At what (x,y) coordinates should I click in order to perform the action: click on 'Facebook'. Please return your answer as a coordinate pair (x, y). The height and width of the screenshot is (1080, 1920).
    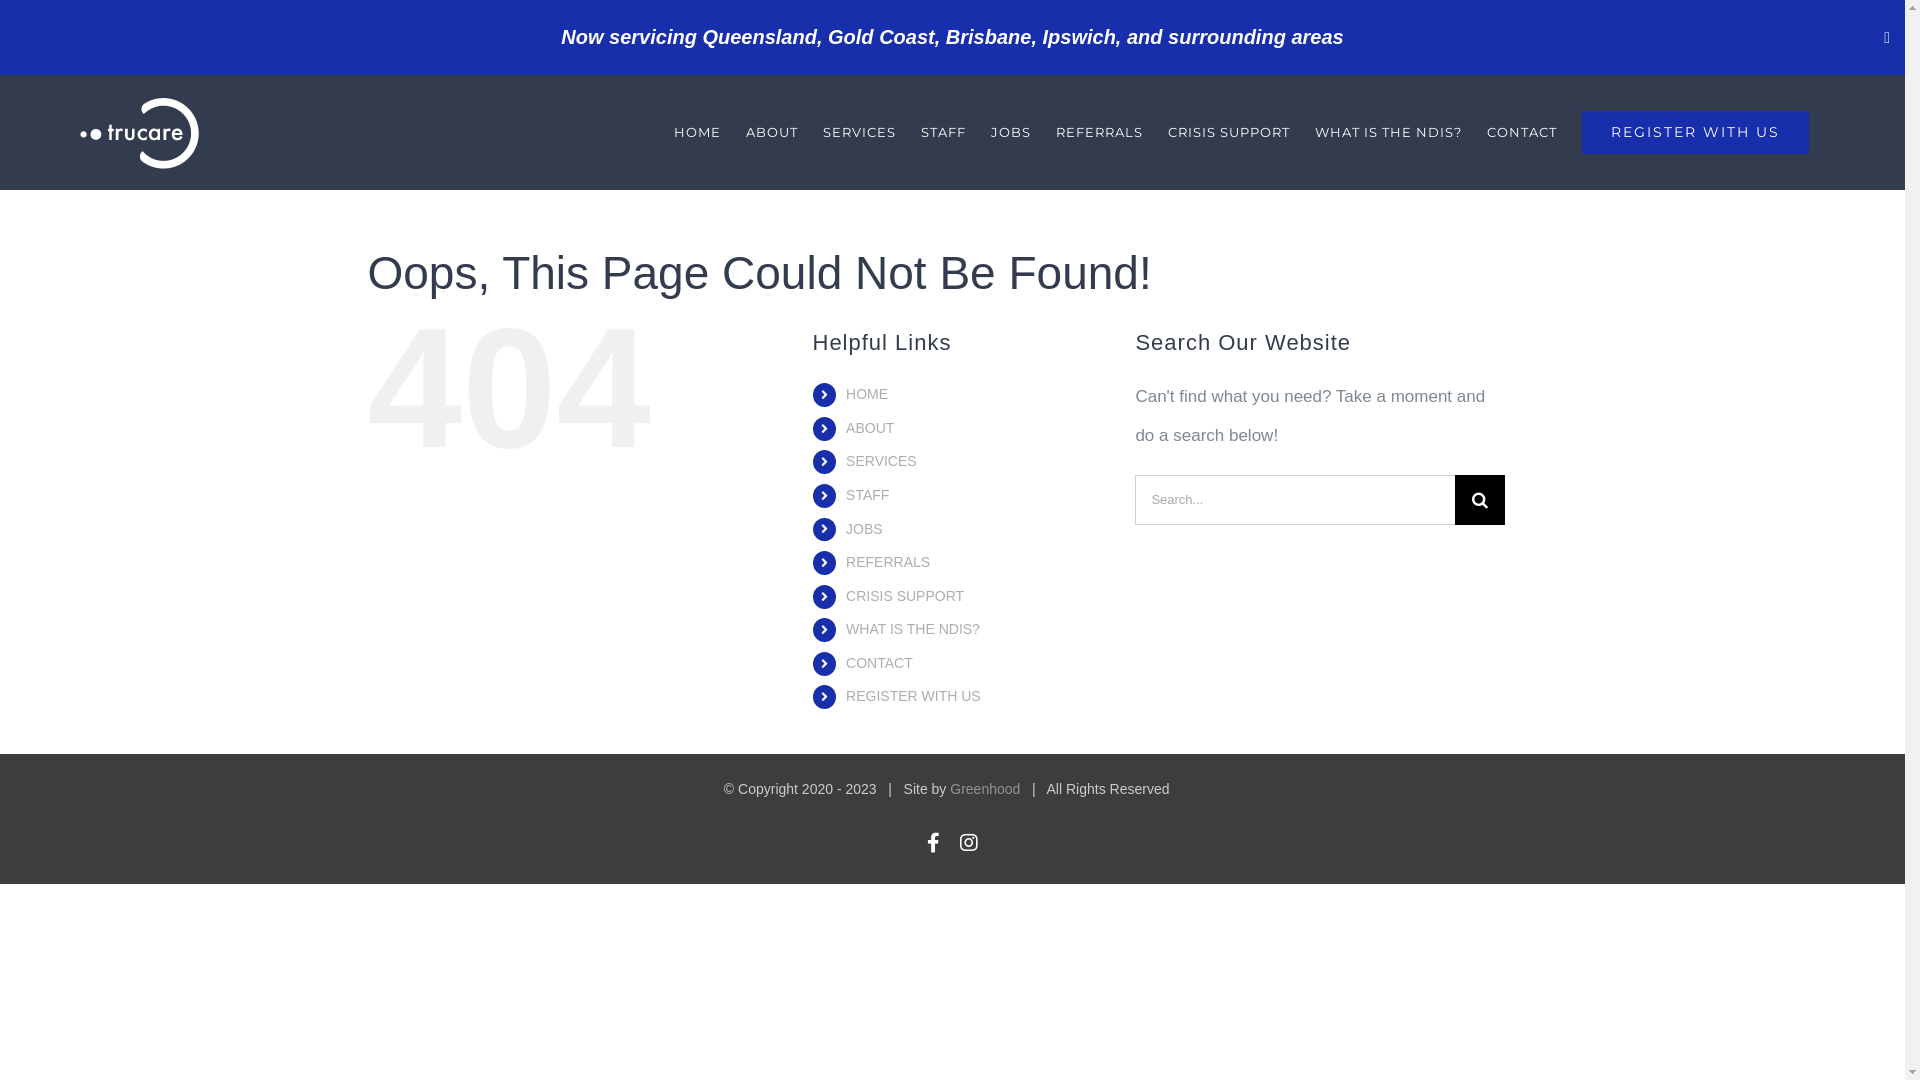
    Looking at the image, I should click on (932, 843).